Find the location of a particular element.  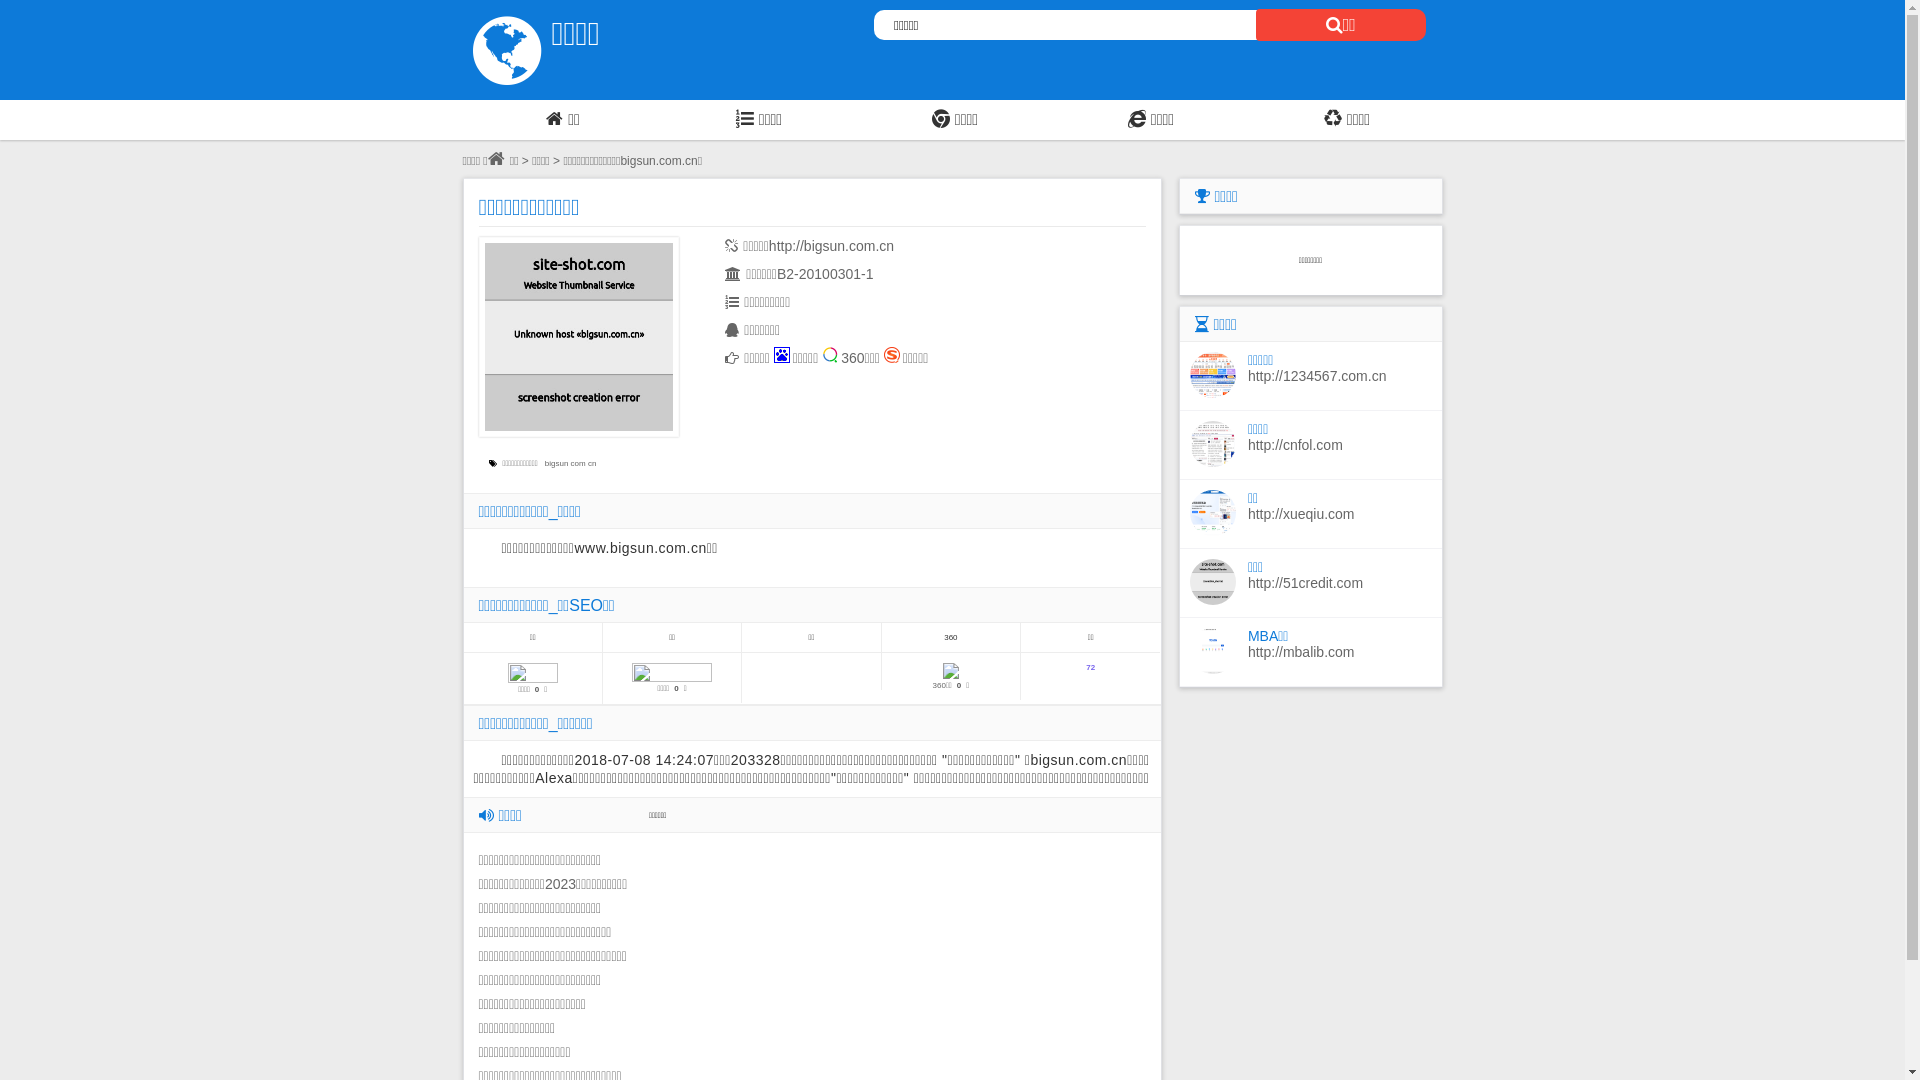

'bigsun com cn' is located at coordinates (545, 463).